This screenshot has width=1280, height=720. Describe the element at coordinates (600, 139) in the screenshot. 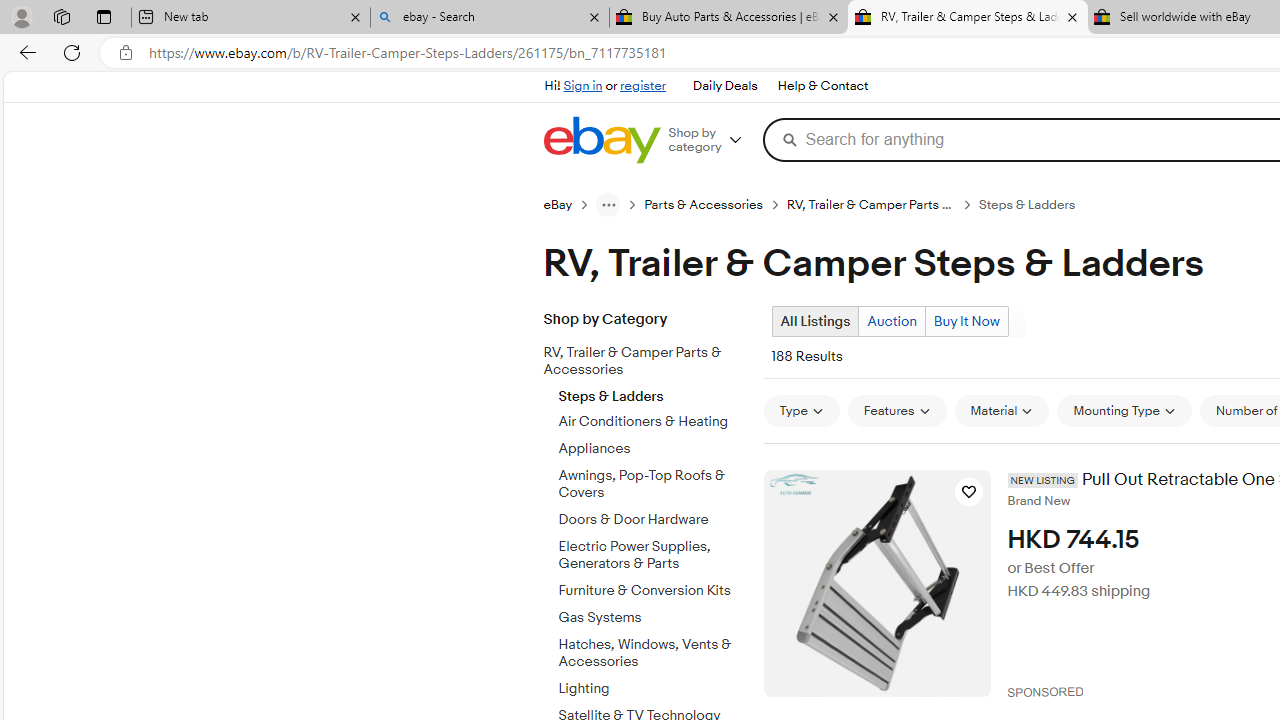

I see `'eBay Home'` at that location.